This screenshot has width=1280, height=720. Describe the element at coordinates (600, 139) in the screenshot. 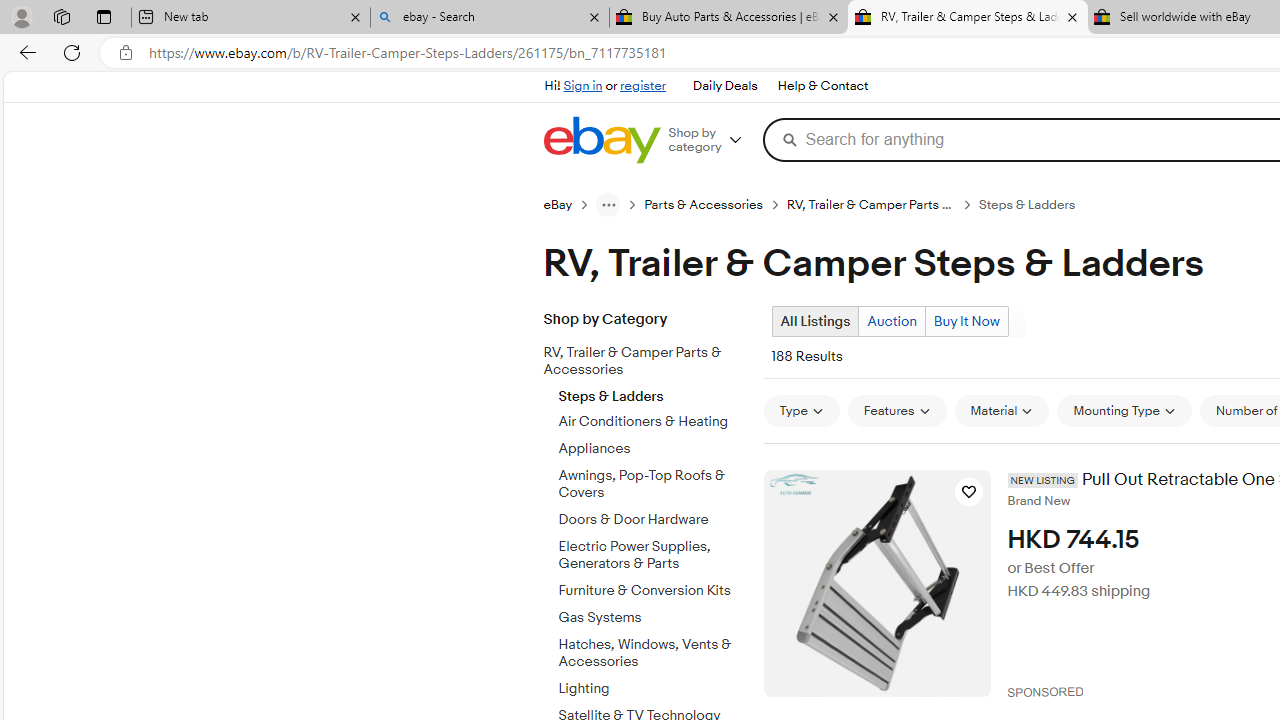

I see `'eBay Home'` at that location.